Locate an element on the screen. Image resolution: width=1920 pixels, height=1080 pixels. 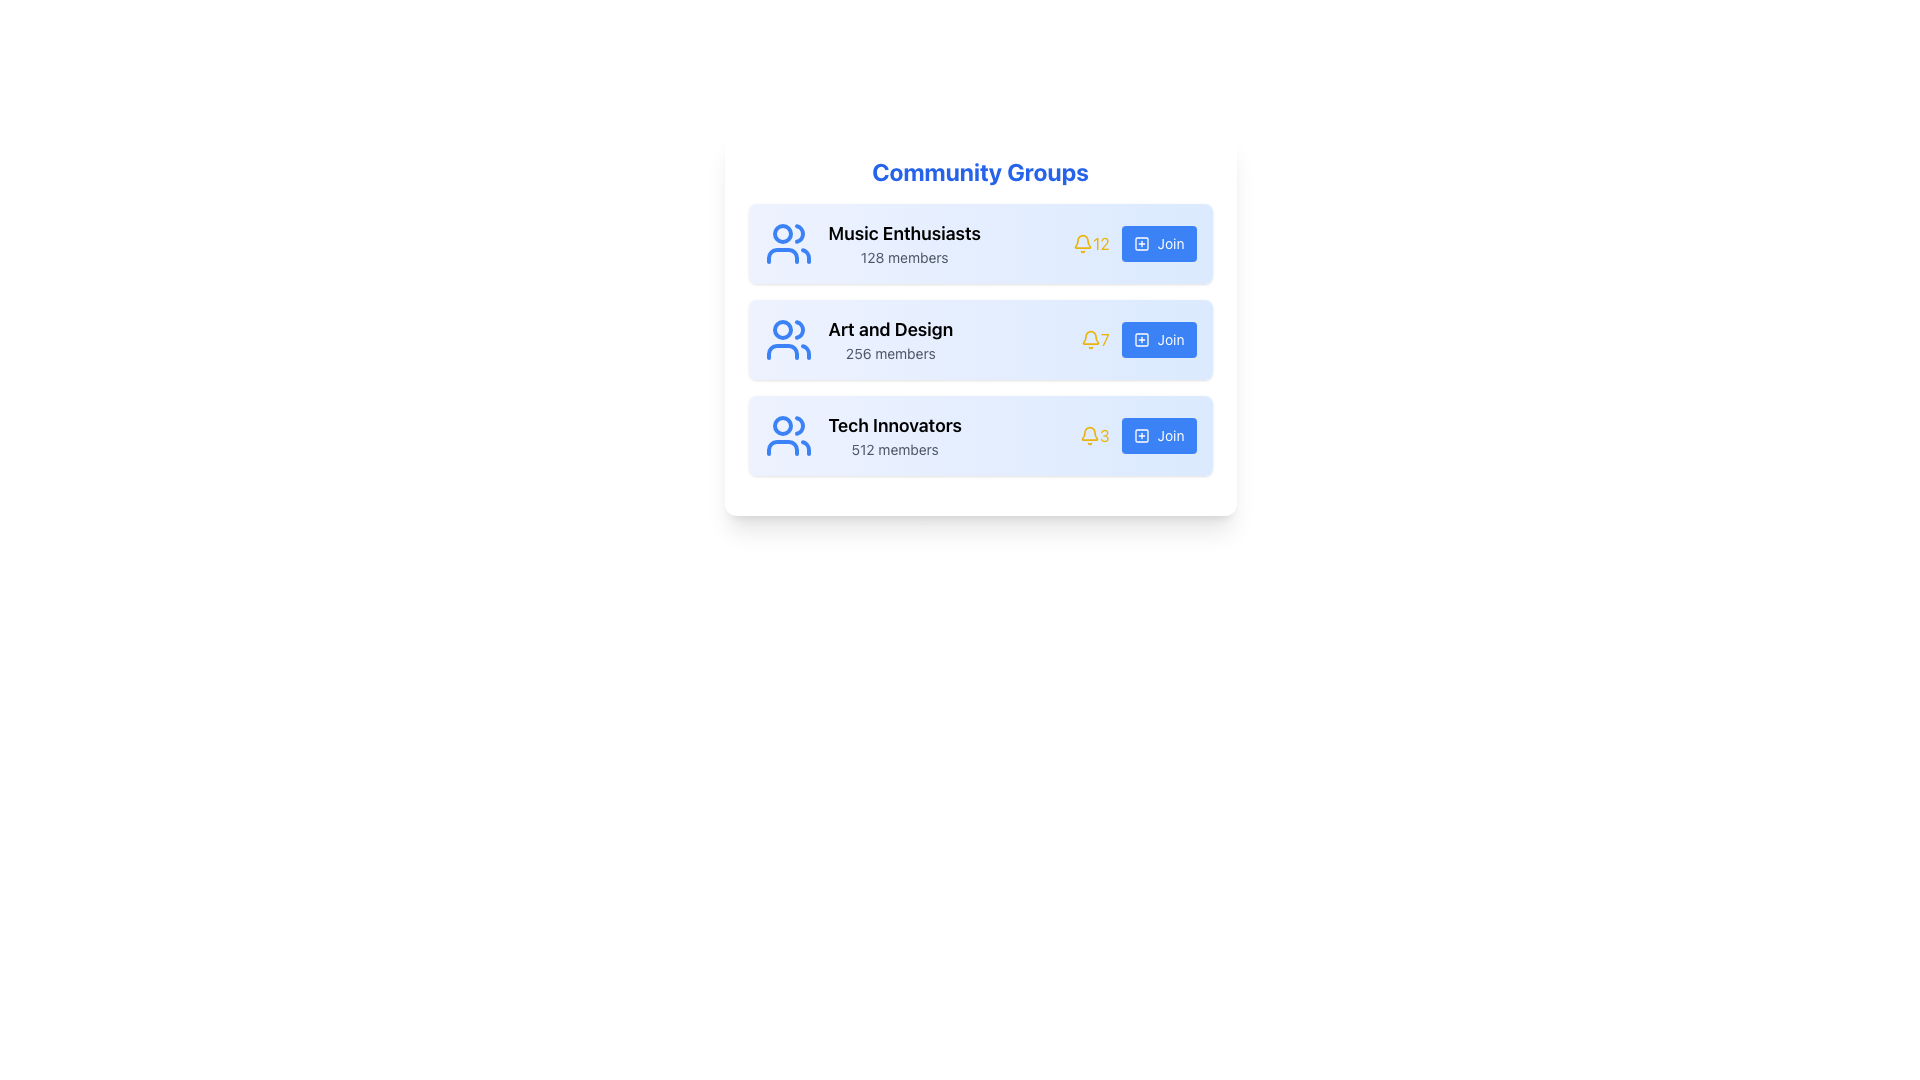
the 'Music Enthusiasts' informational label, which is the first element in the vertical list under 'Community Groups' is located at coordinates (872, 242).